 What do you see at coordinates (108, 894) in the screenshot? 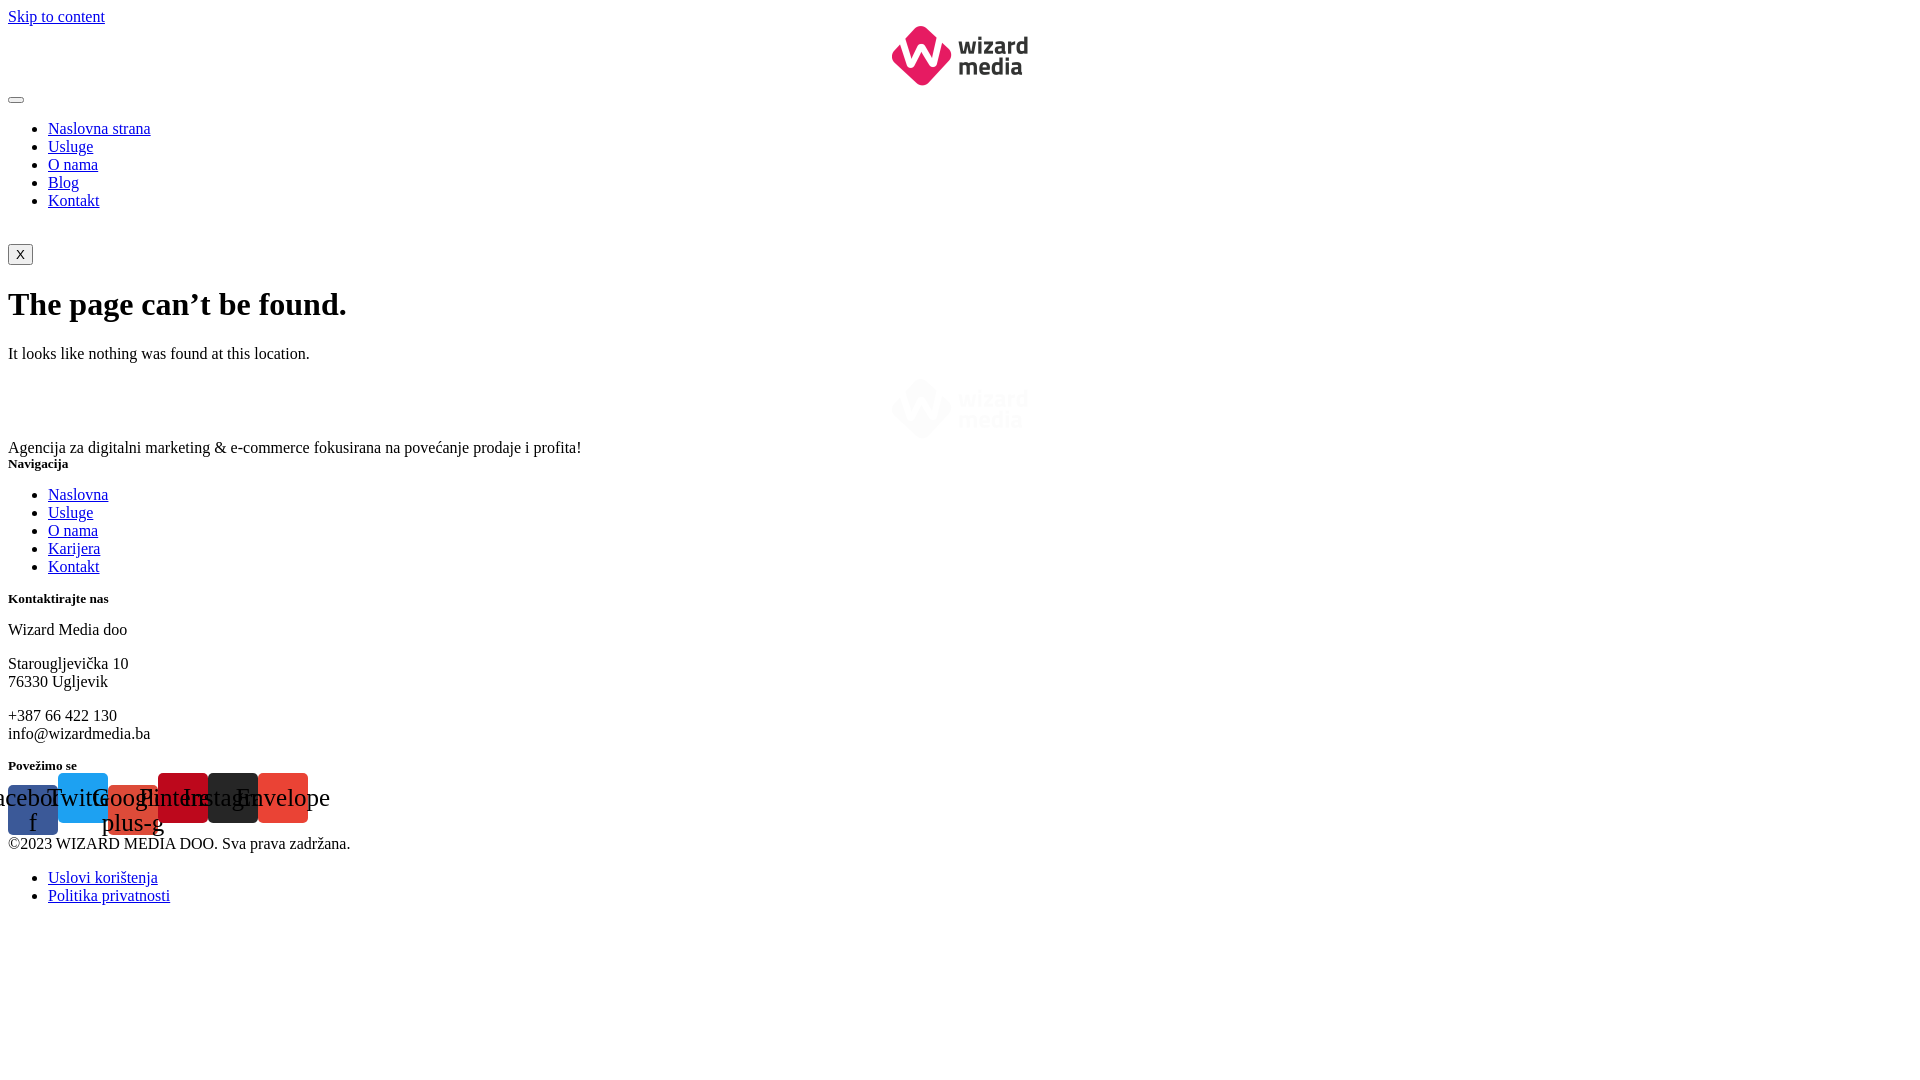
I see `'Politika privatnosti'` at bounding box center [108, 894].